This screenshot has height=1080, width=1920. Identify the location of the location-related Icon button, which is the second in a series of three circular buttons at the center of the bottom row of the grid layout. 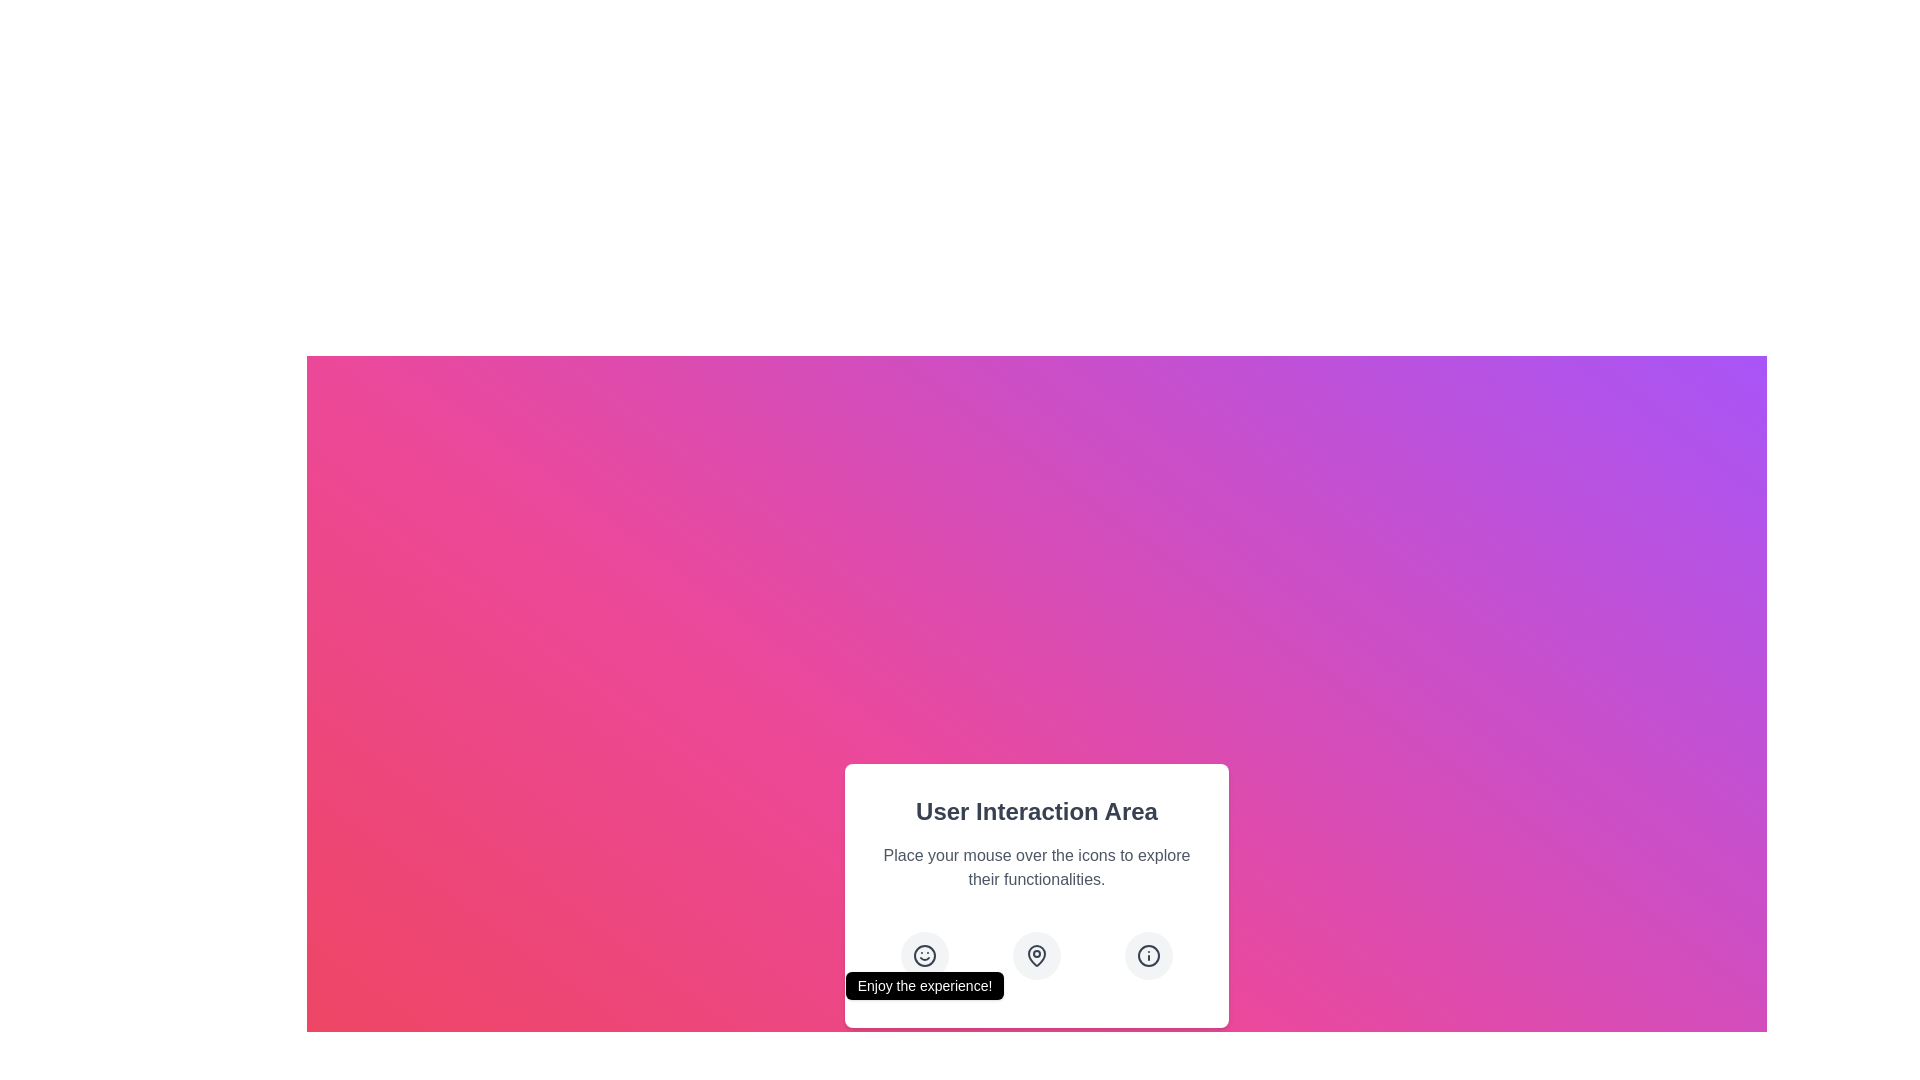
(1036, 955).